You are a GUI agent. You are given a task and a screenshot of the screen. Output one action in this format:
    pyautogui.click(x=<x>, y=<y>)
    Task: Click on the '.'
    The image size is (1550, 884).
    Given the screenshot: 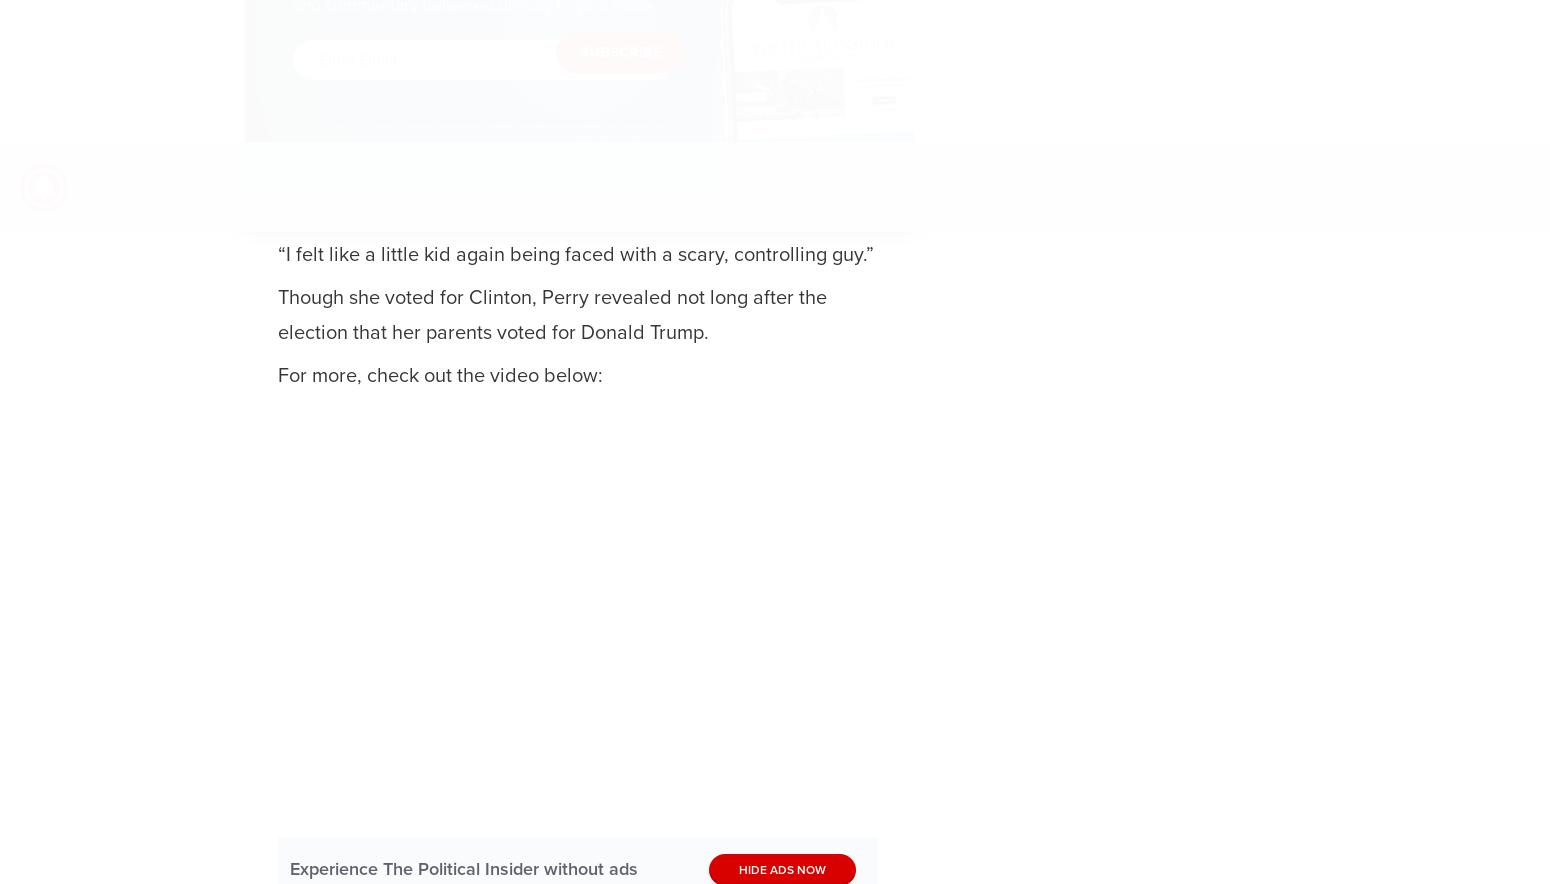 What is the action you would take?
    pyautogui.click(x=532, y=150)
    